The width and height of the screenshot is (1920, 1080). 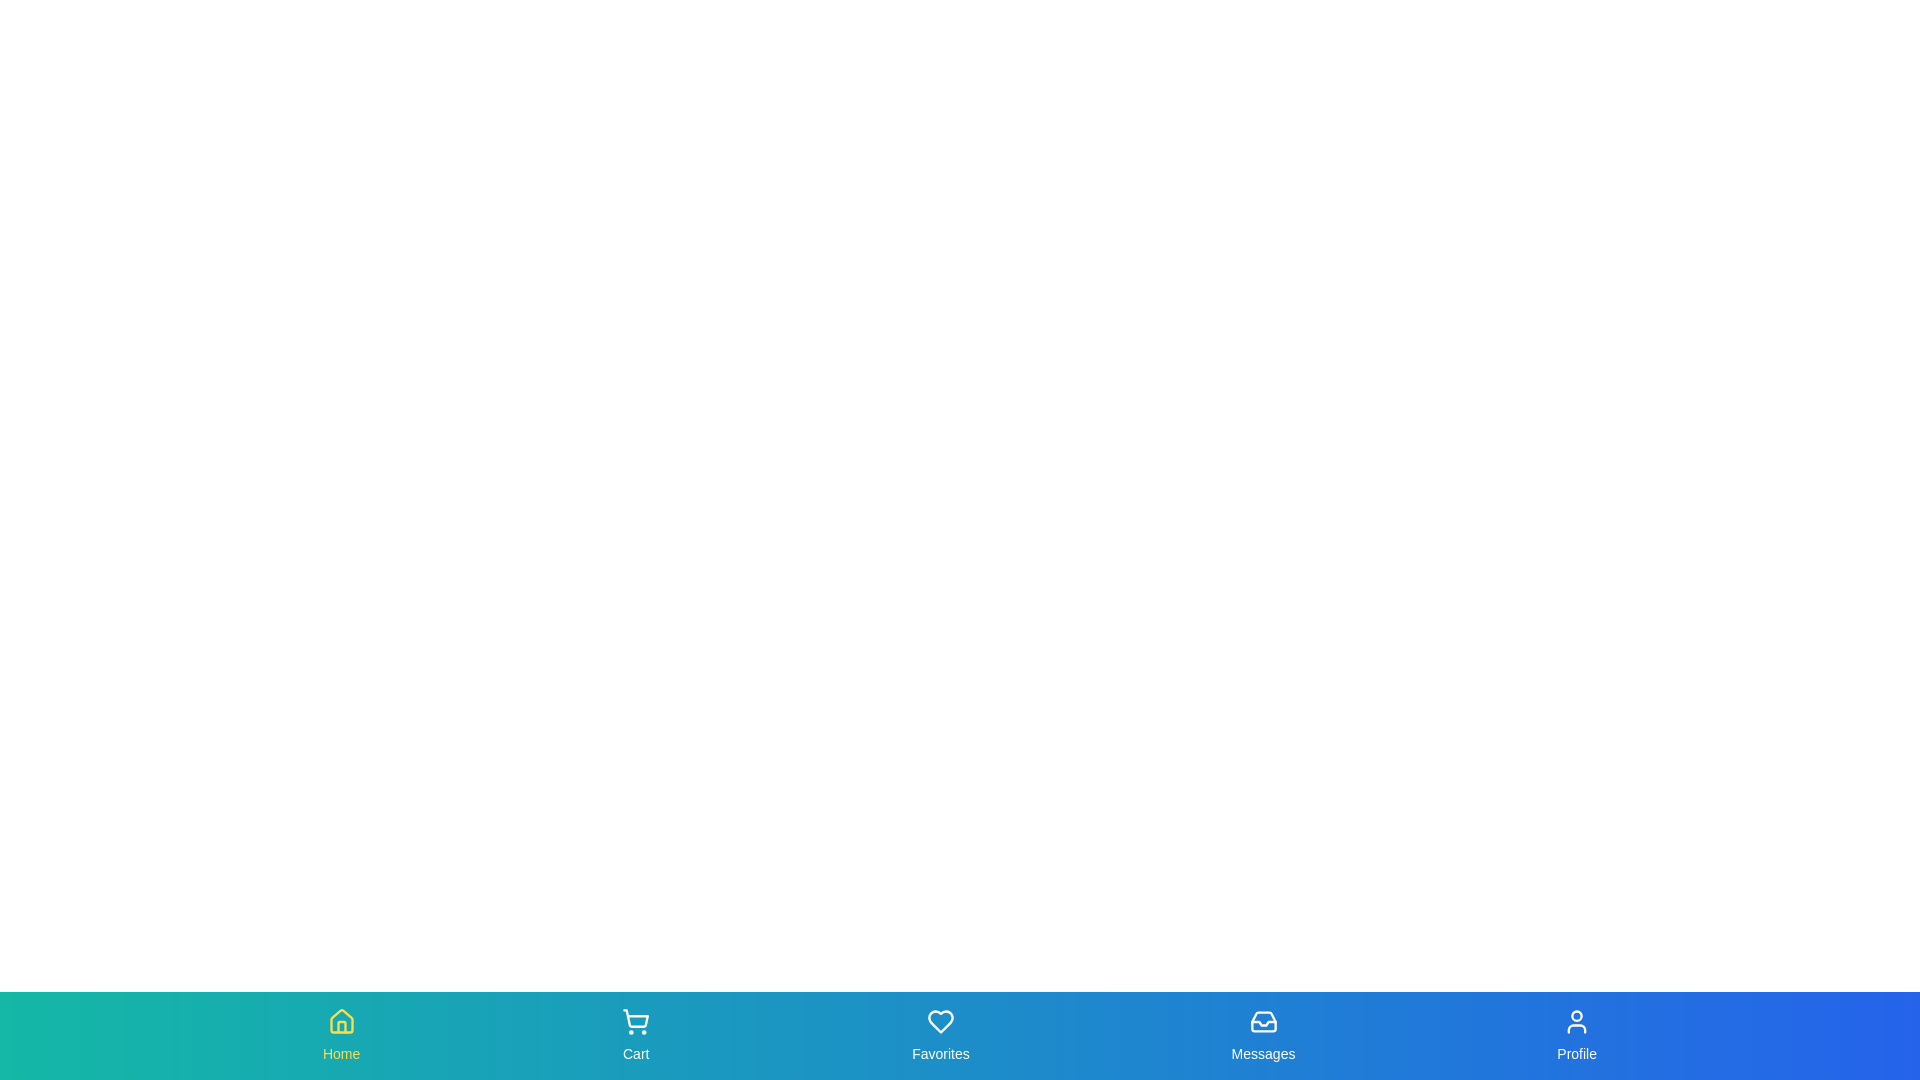 I want to click on the tab labeled Favorites to view the scale effect, so click(x=939, y=1035).